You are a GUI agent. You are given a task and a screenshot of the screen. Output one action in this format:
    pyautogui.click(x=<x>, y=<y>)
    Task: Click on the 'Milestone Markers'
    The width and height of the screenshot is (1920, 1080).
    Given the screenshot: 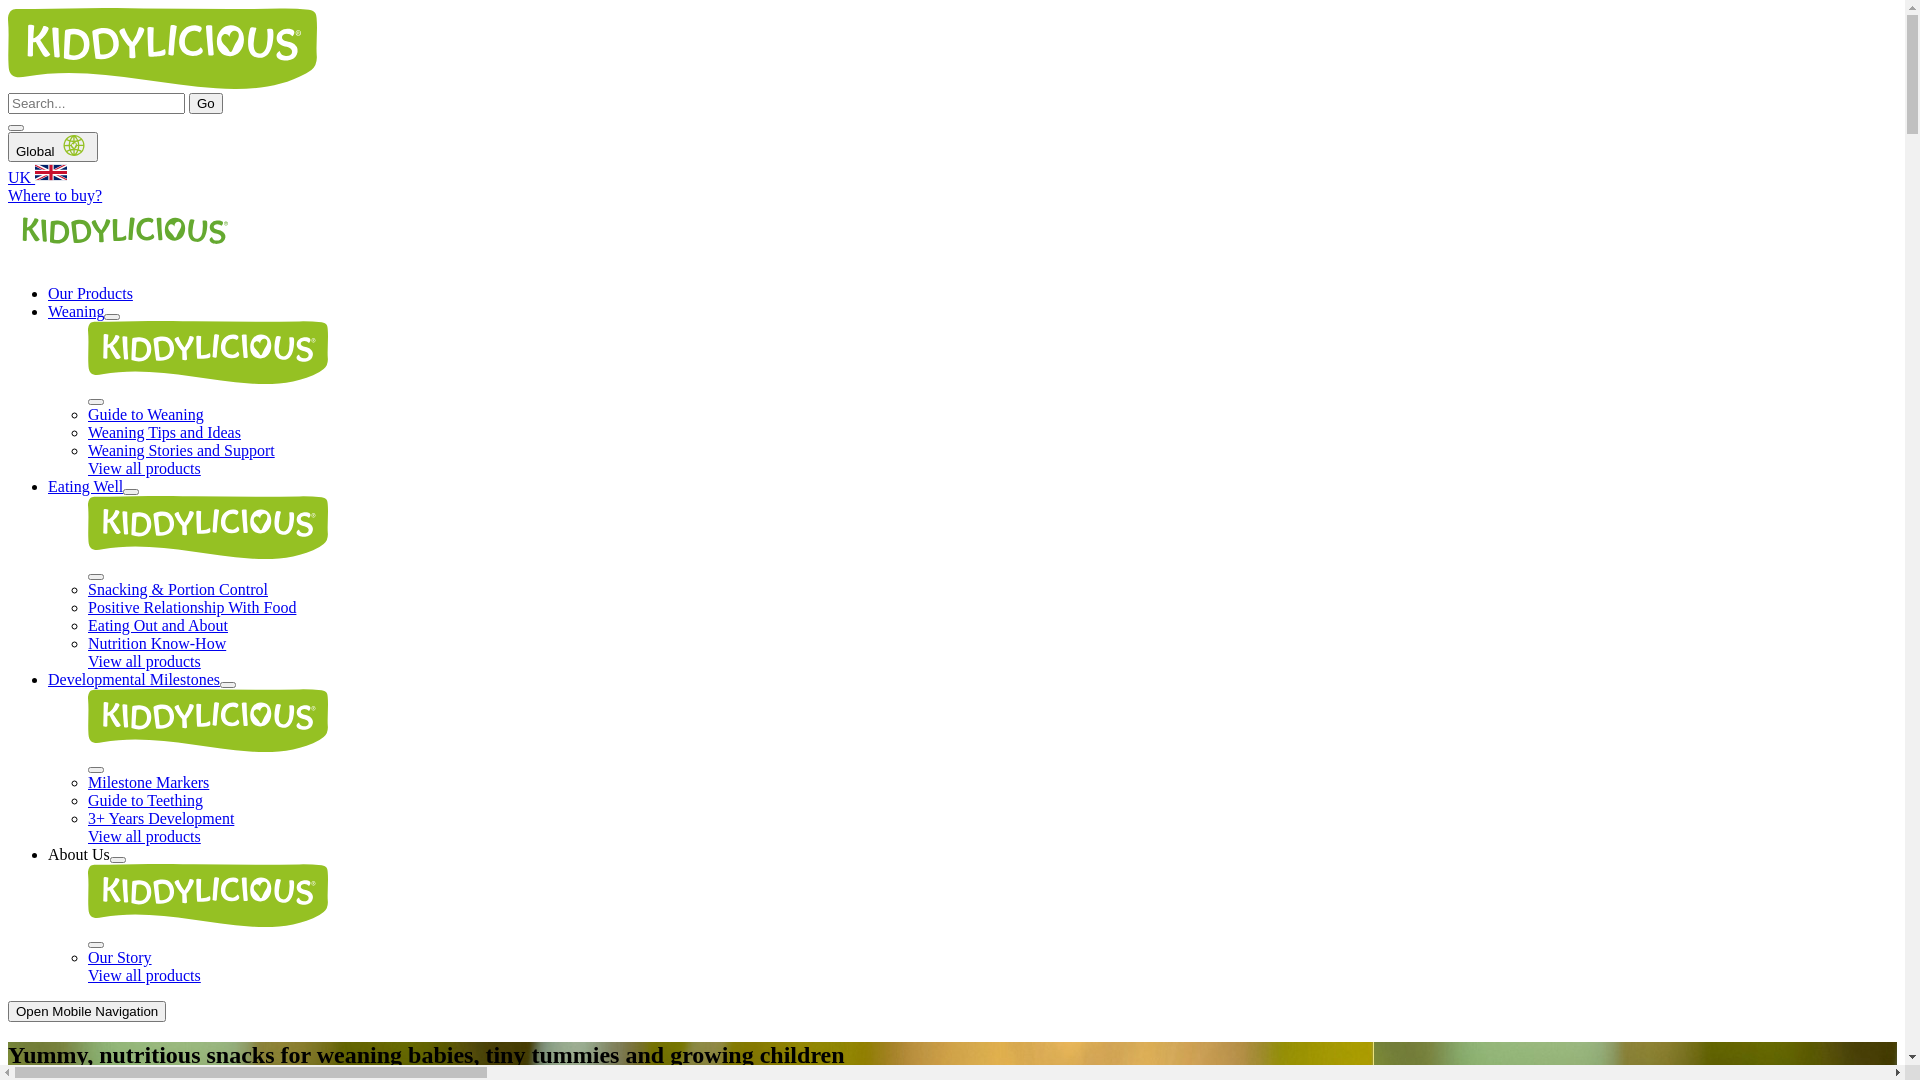 What is the action you would take?
    pyautogui.click(x=147, y=781)
    